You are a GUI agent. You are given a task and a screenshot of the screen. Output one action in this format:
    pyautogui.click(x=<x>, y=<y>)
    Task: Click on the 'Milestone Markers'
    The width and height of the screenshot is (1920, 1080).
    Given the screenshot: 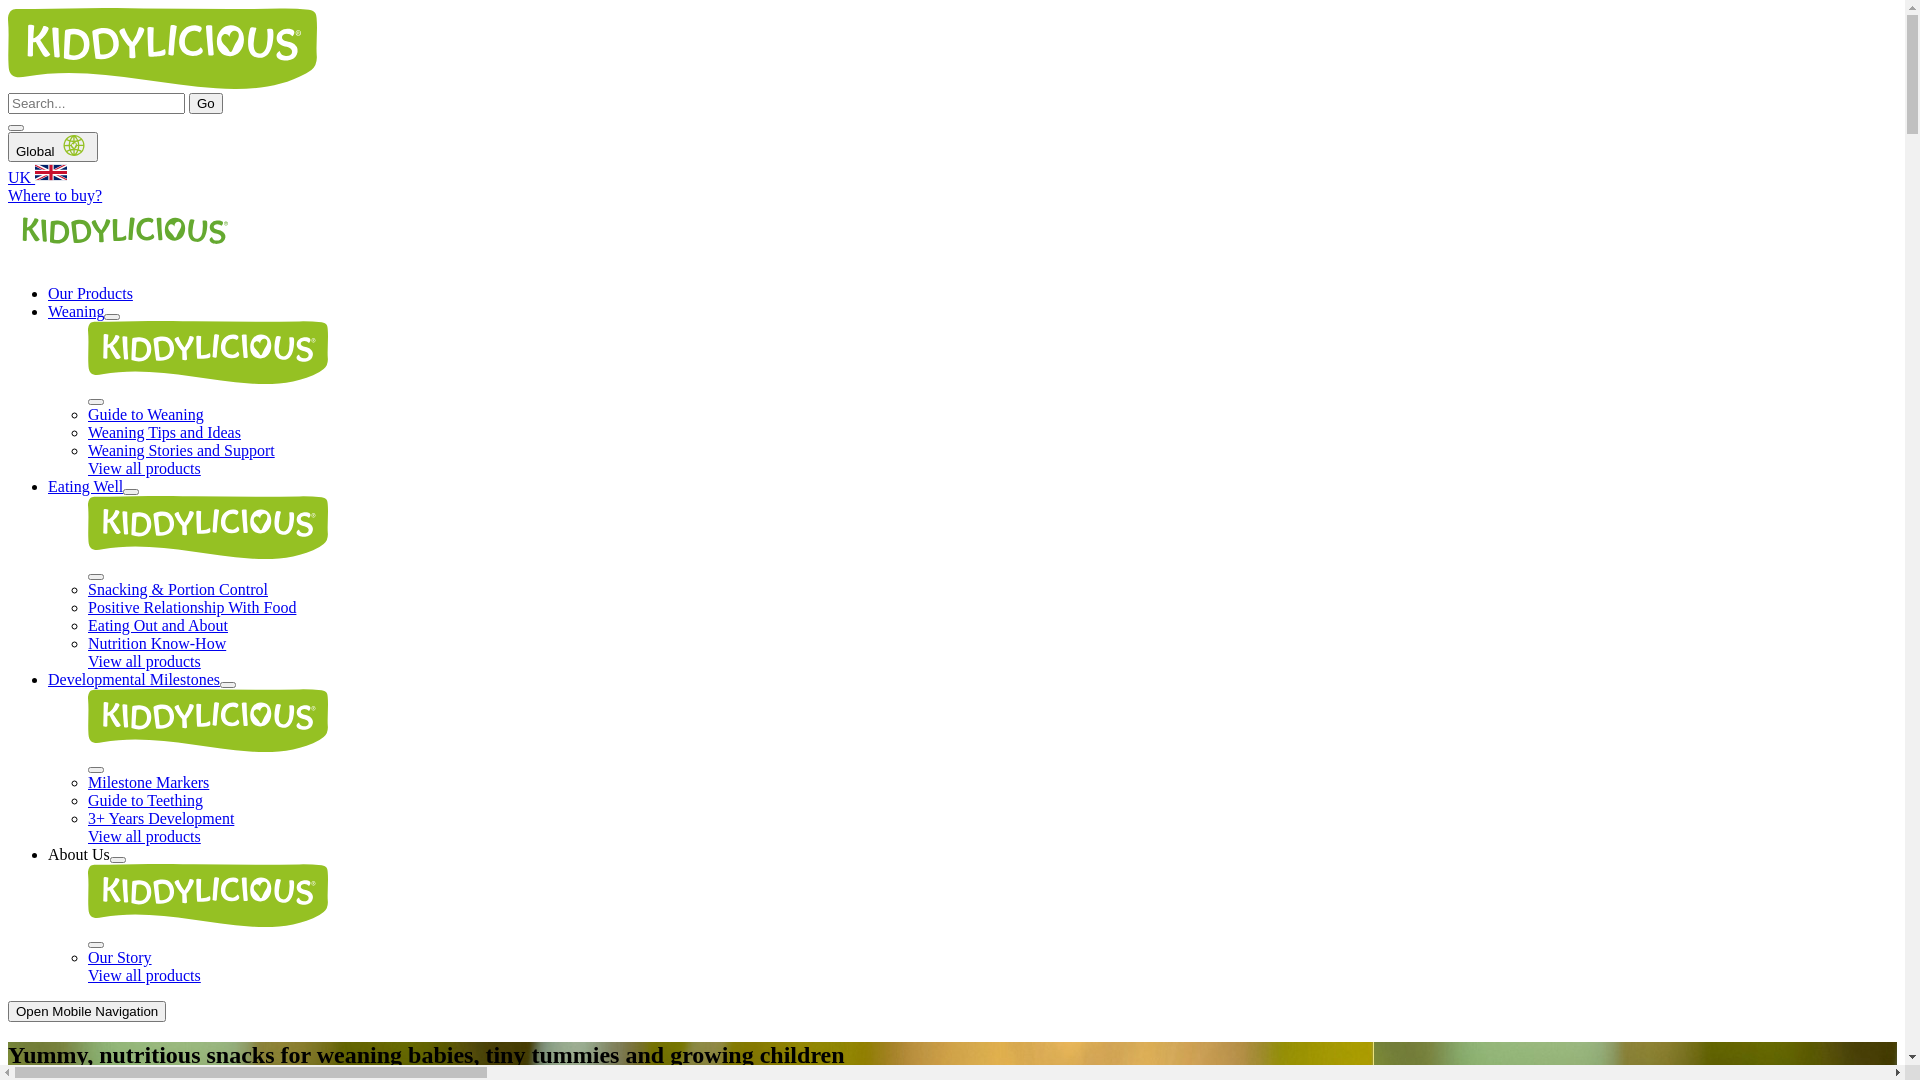 What is the action you would take?
    pyautogui.click(x=147, y=781)
    